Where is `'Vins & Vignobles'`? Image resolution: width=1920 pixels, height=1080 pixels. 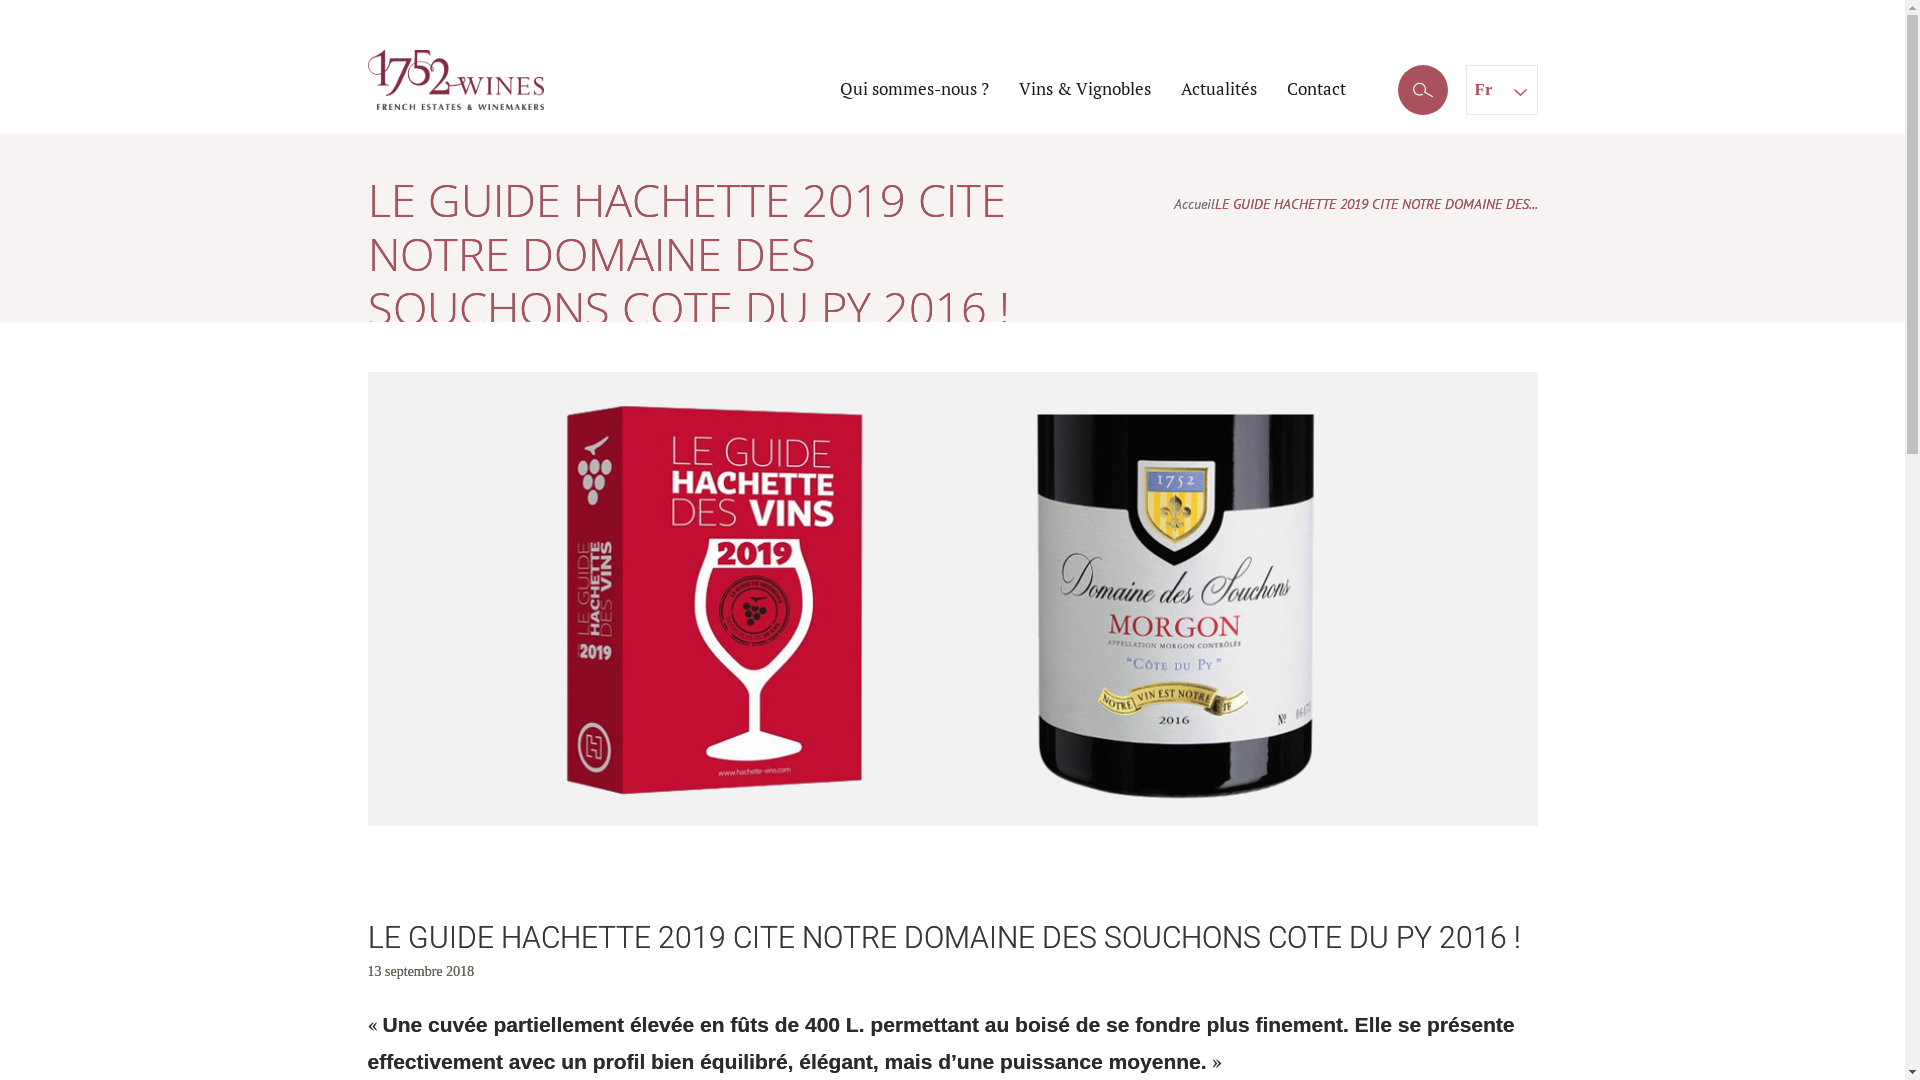 'Vins & Vignobles' is located at coordinates (1083, 87).